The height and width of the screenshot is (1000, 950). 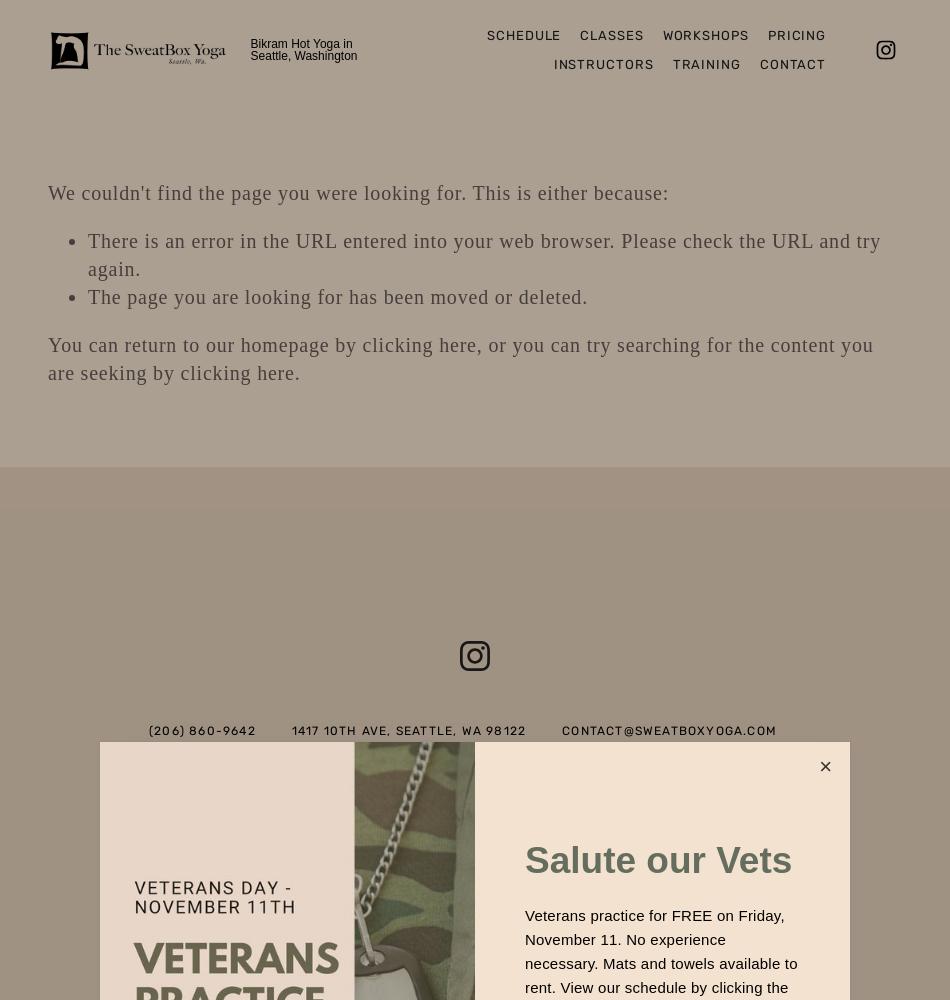 What do you see at coordinates (201, 730) in the screenshot?
I see `'(206) 860-9642'` at bounding box center [201, 730].